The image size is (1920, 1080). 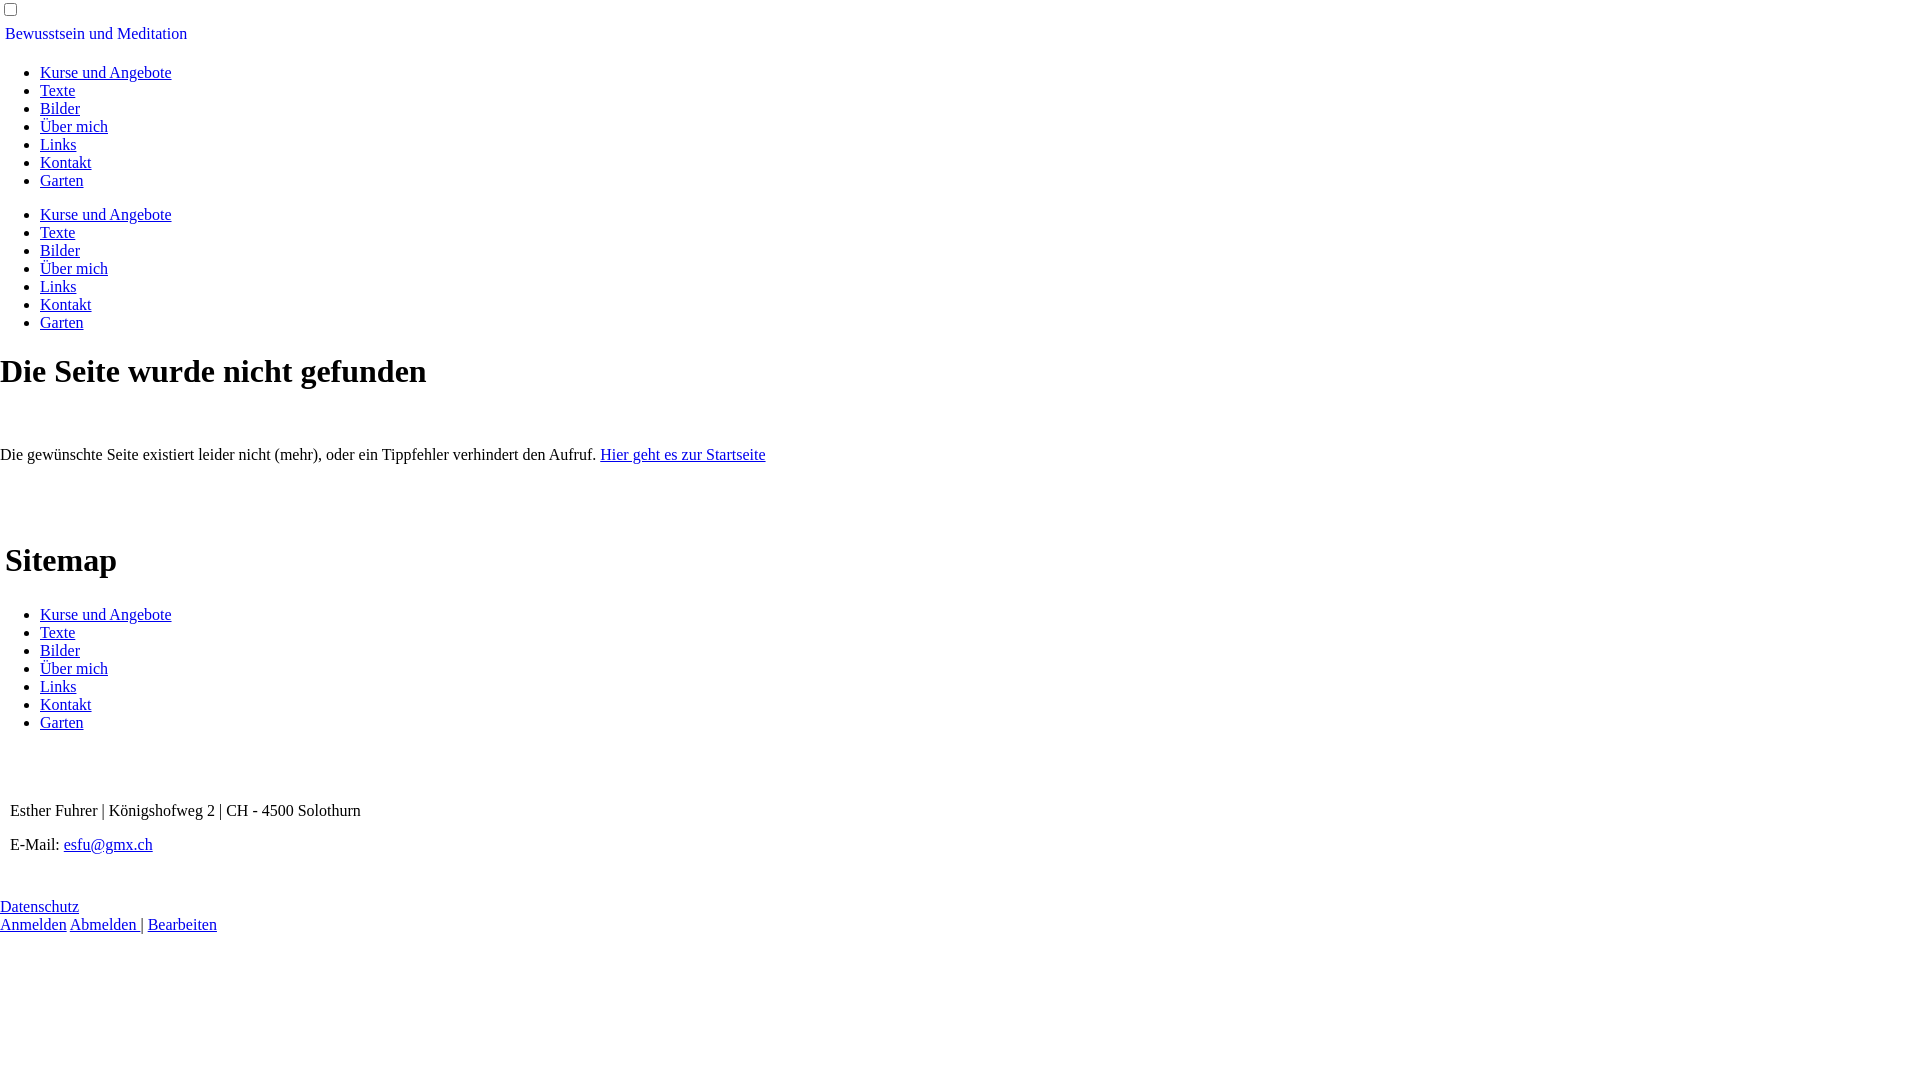 I want to click on 'Hier geht es zur Startseite', so click(x=682, y=454).